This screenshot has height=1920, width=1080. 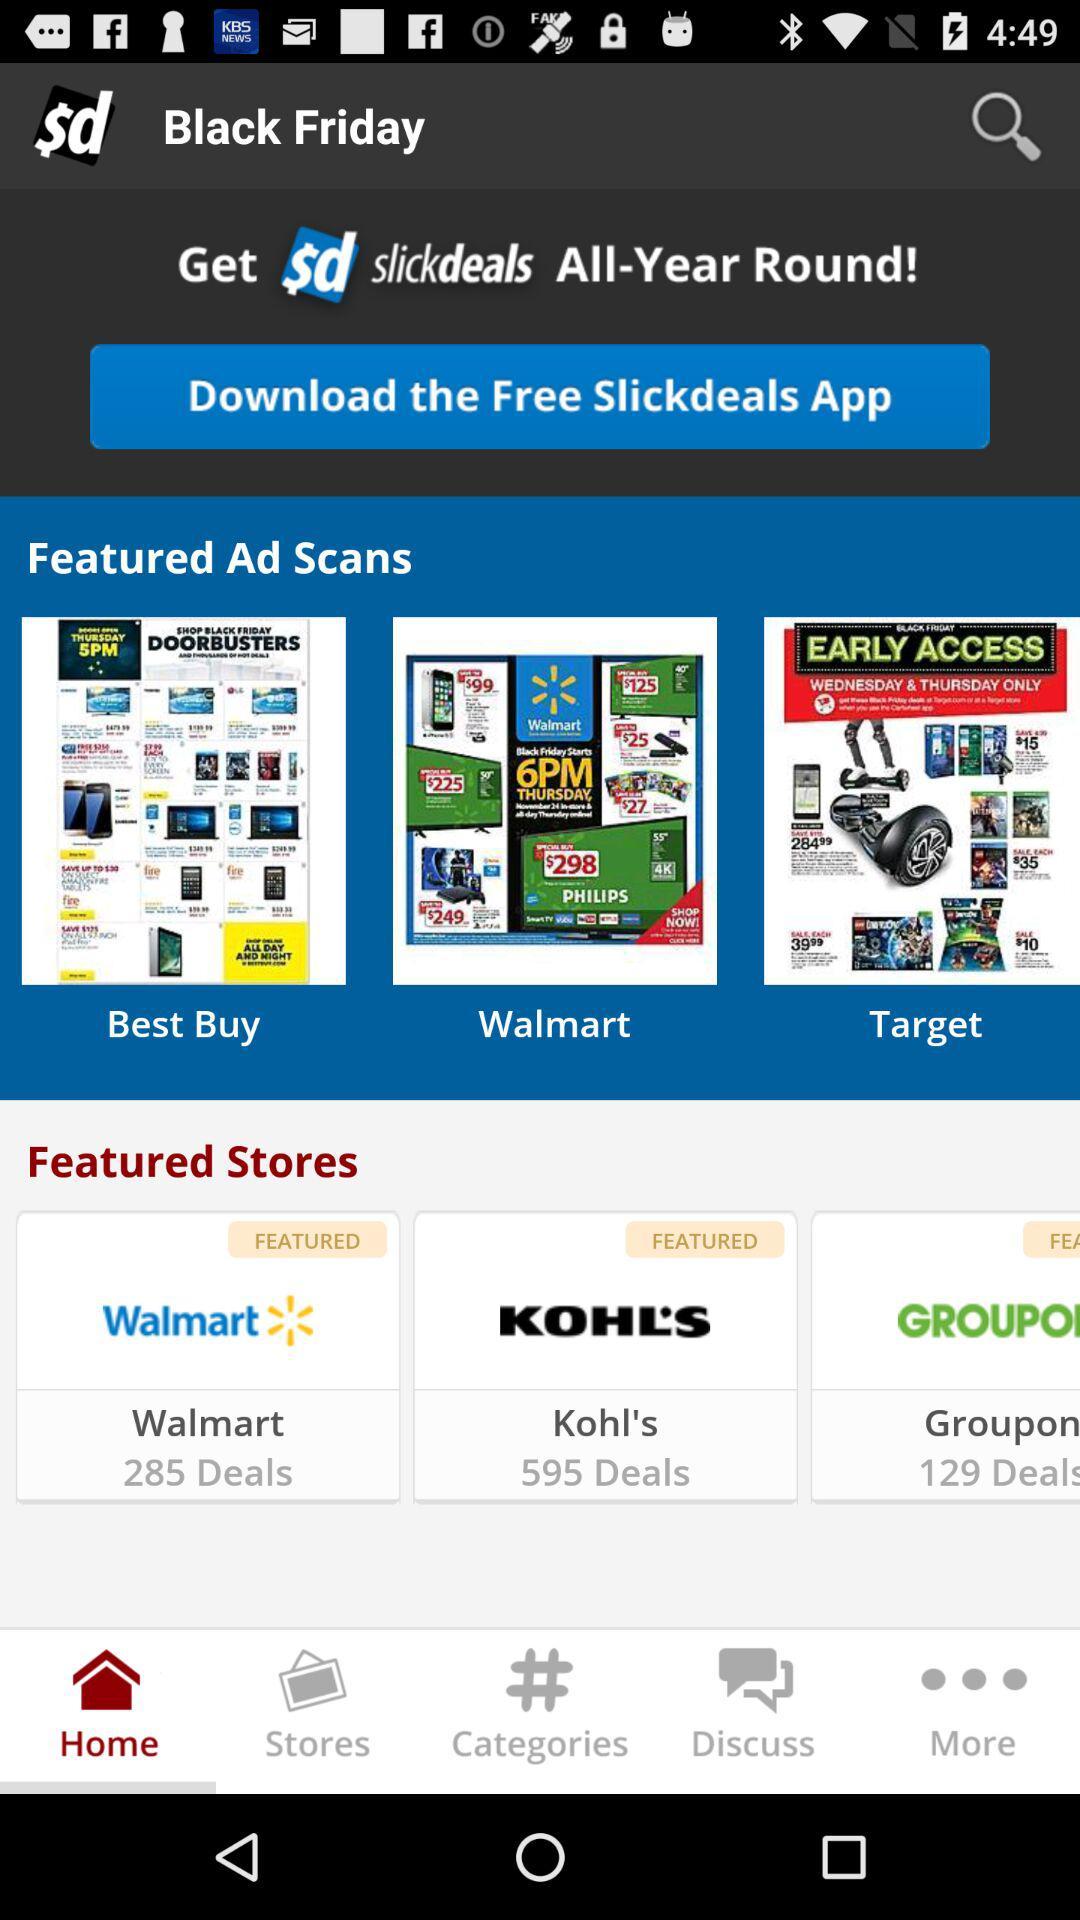 I want to click on go home, so click(x=108, y=1715).